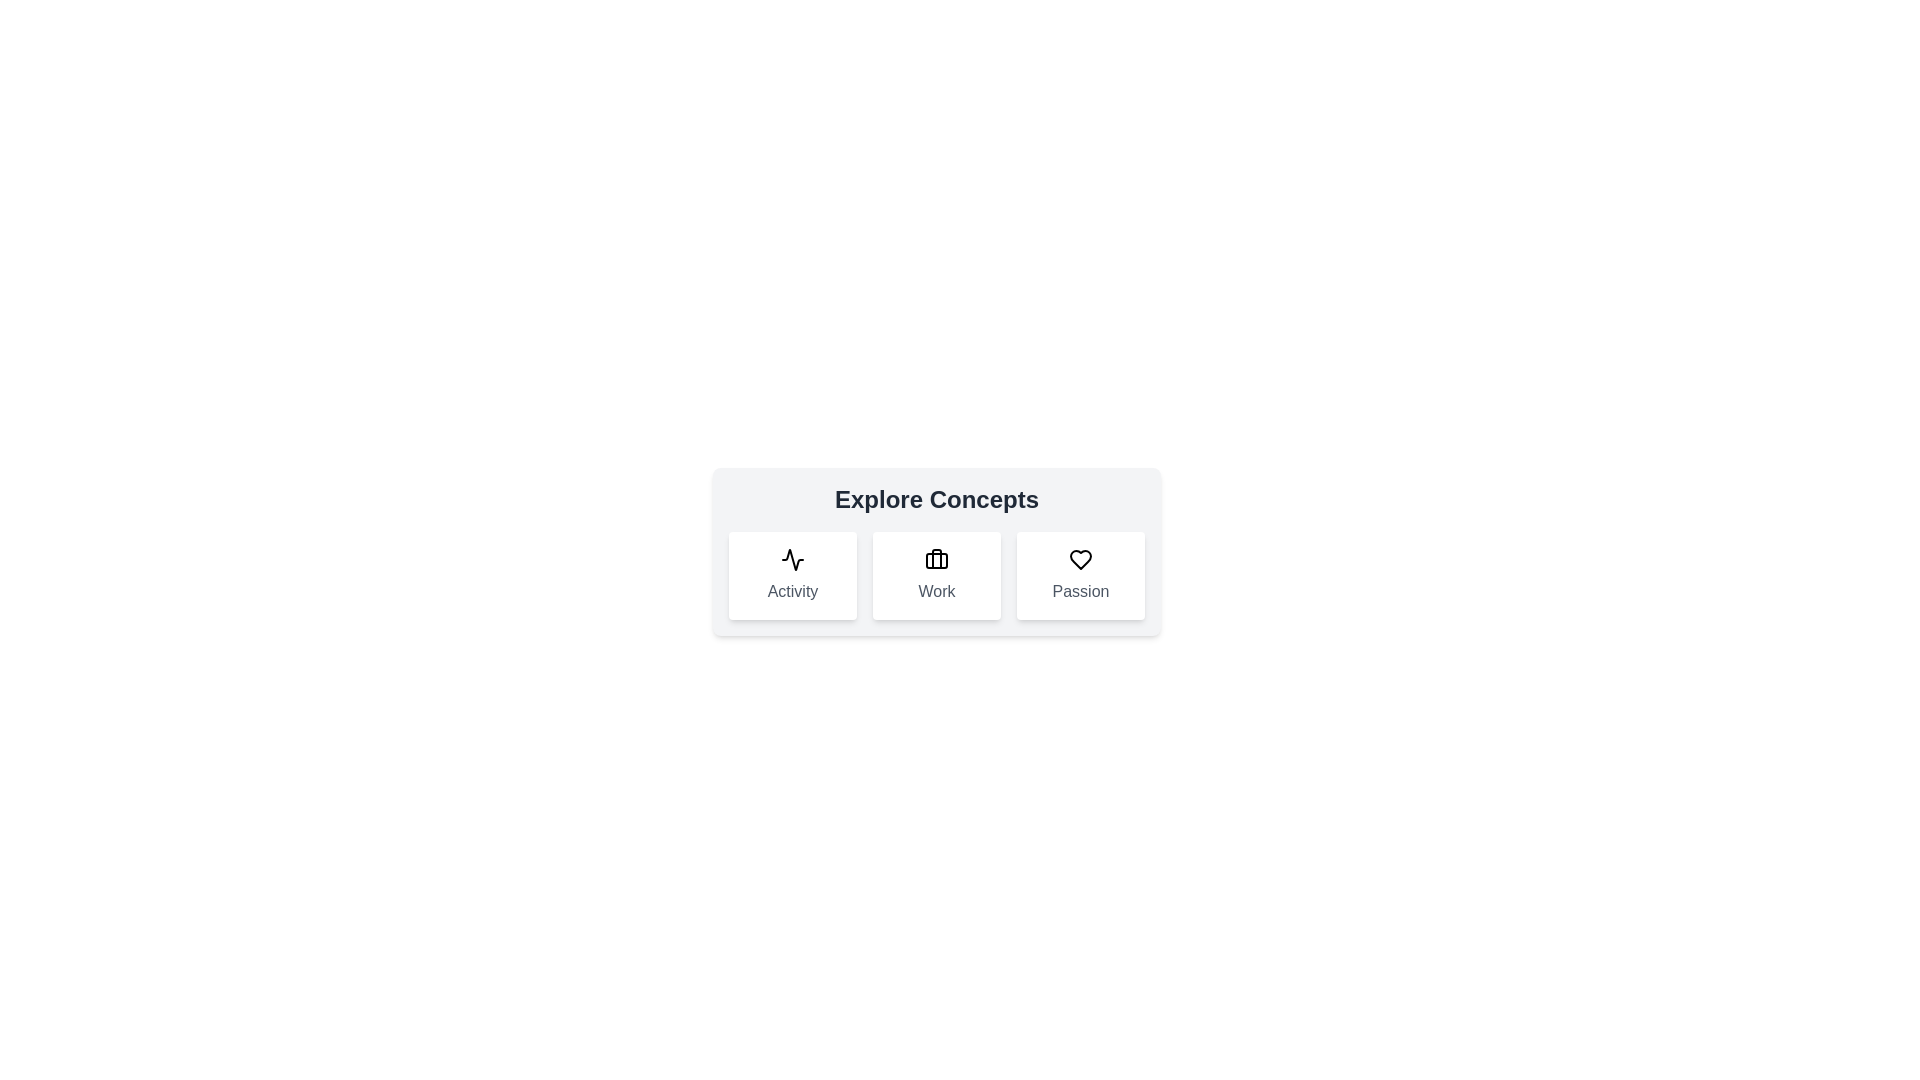  I want to click on the static text label displaying the word 'Passion' which is located in the bottom-right card of the concept blocks under the title 'Explore Concepts', so click(1079, 590).